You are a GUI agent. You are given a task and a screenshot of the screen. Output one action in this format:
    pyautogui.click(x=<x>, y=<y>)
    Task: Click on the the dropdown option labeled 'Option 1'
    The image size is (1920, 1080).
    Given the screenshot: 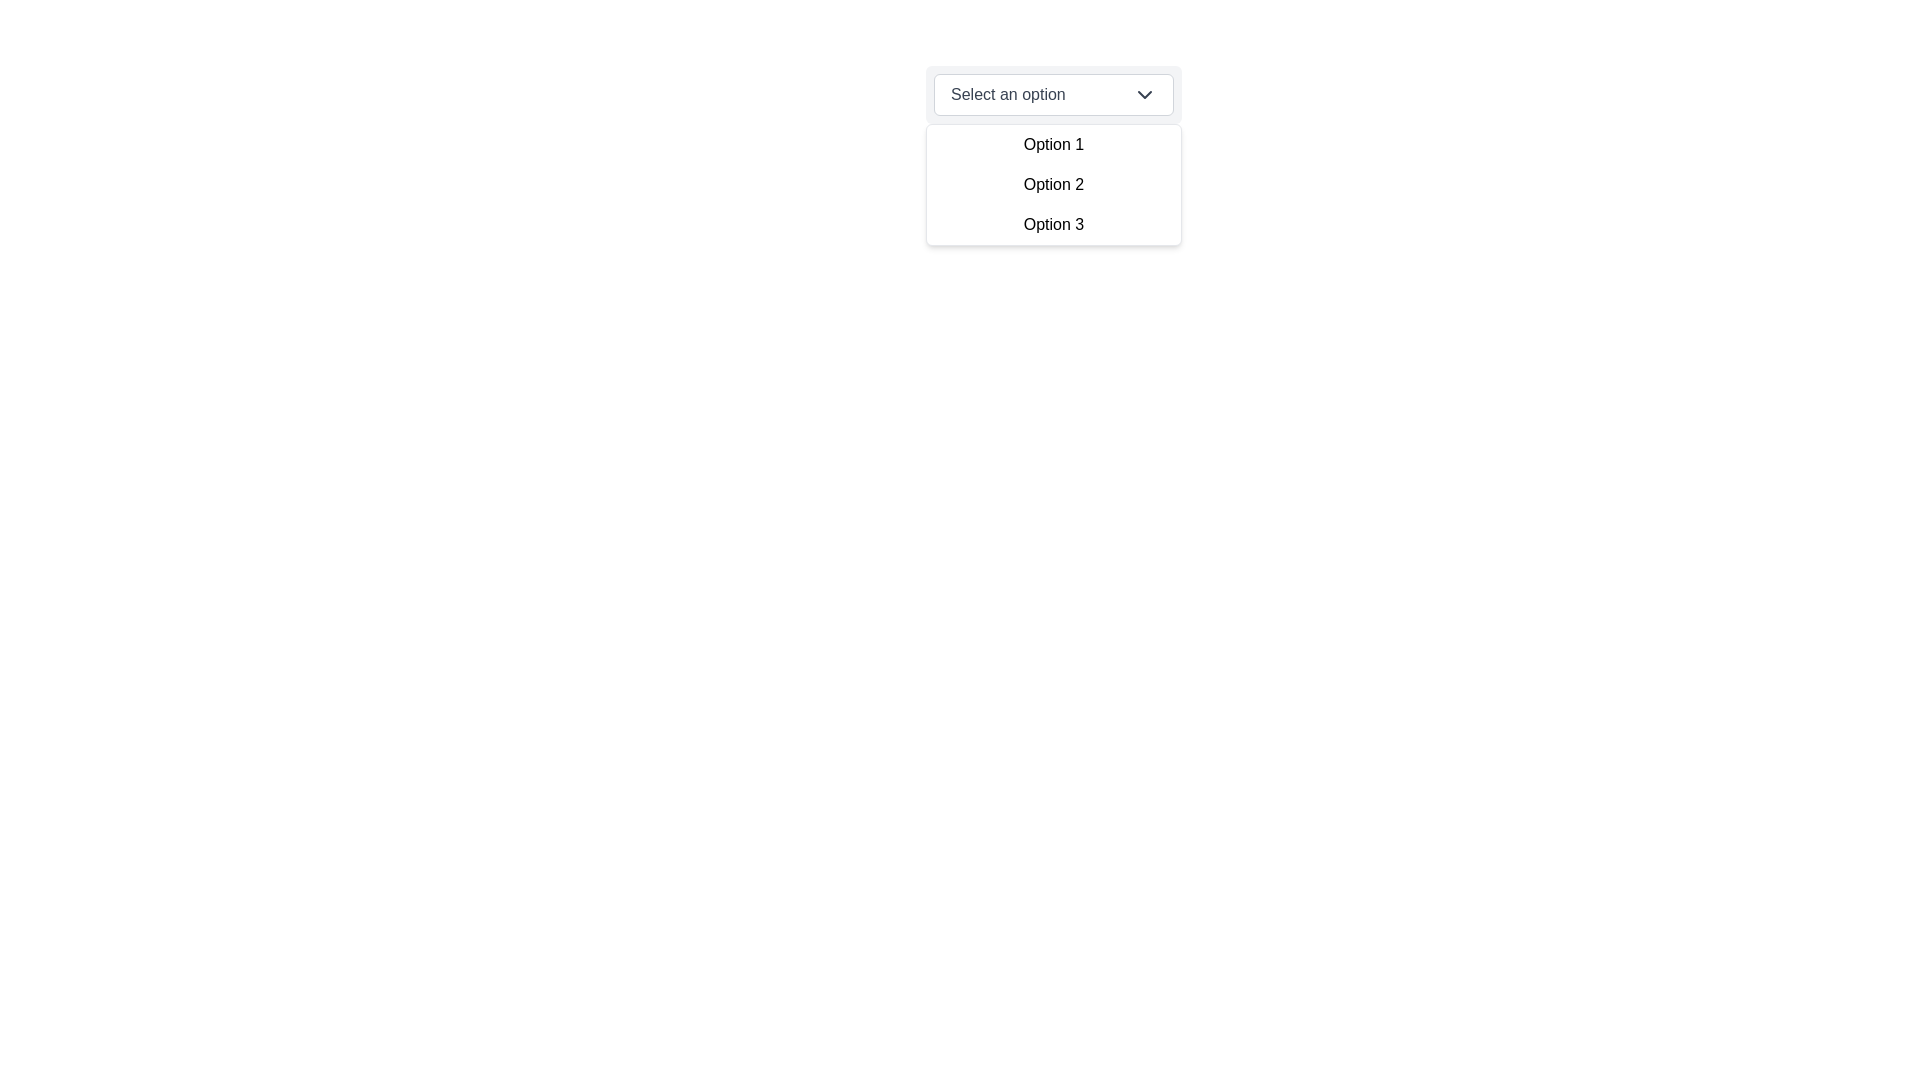 What is the action you would take?
    pyautogui.click(x=1053, y=144)
    